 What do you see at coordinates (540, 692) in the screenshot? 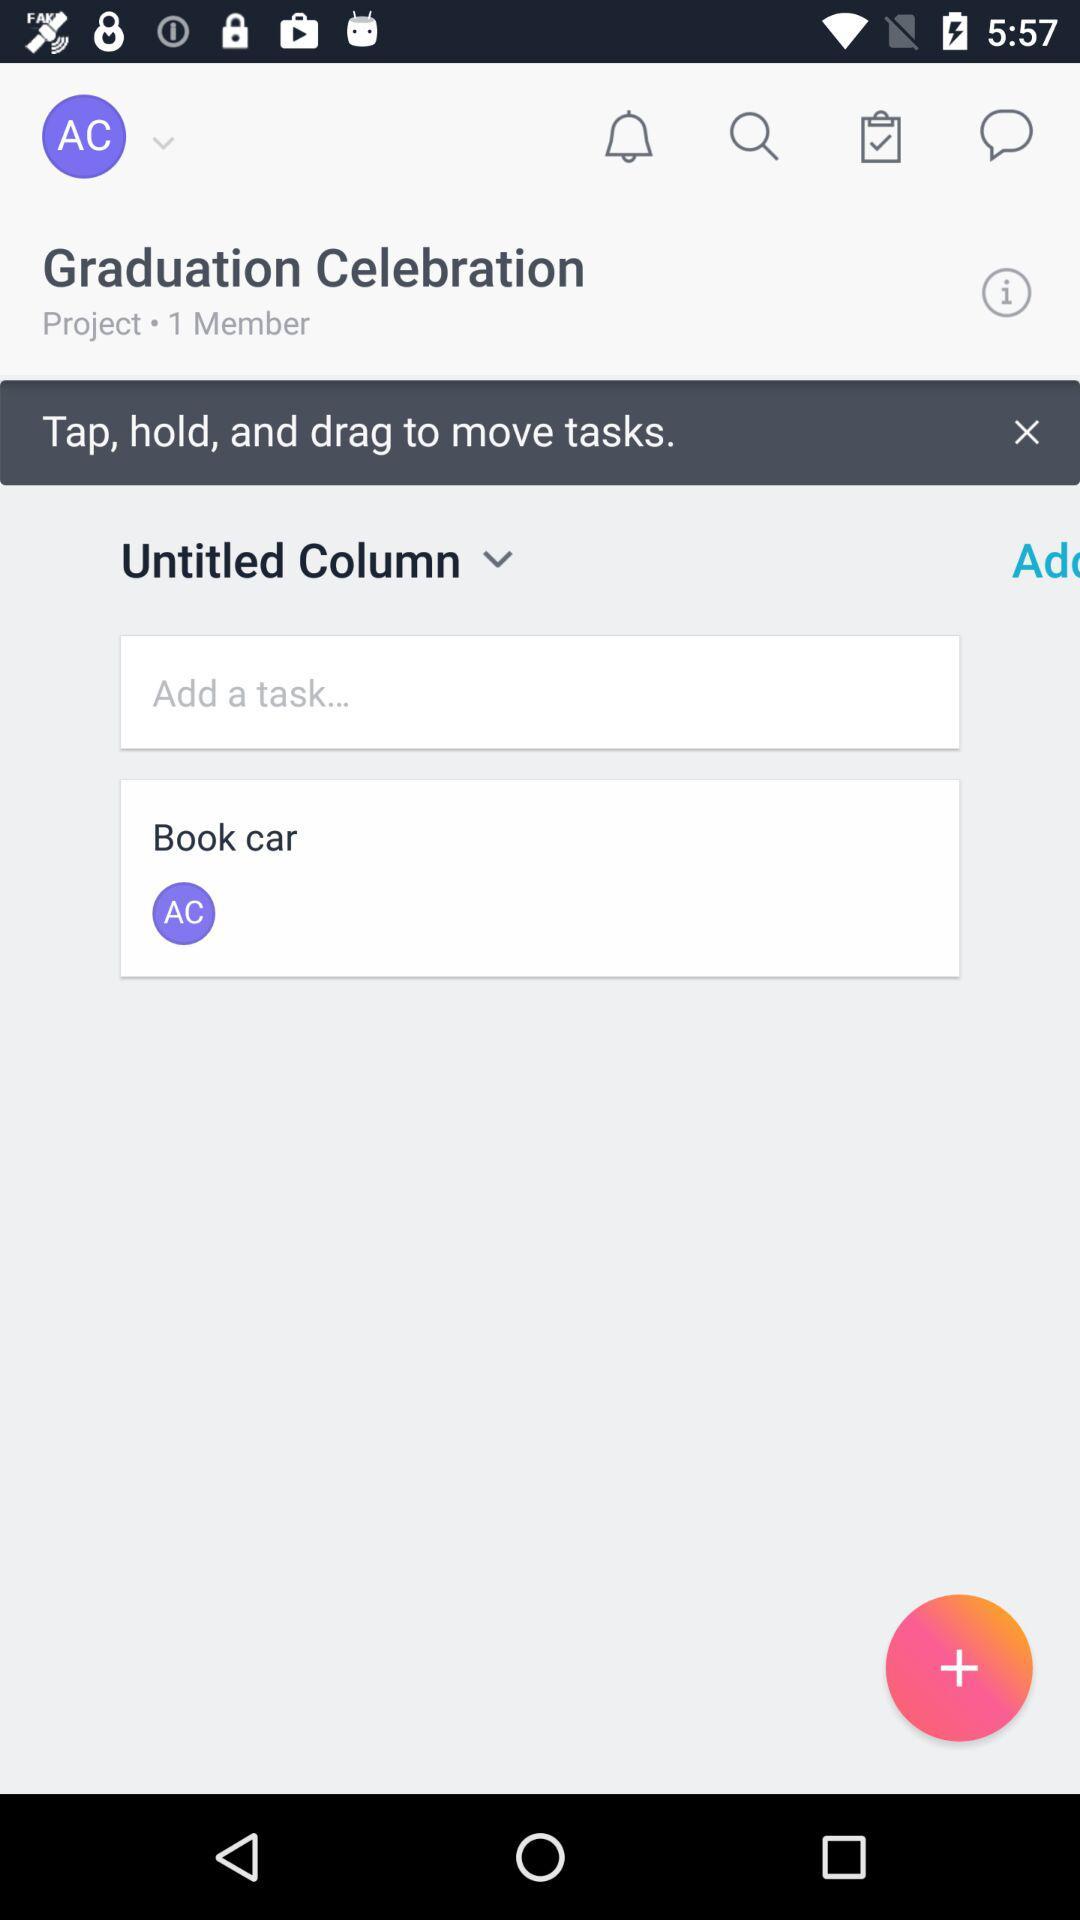
I see `task name` at bounding box center [540, 692].